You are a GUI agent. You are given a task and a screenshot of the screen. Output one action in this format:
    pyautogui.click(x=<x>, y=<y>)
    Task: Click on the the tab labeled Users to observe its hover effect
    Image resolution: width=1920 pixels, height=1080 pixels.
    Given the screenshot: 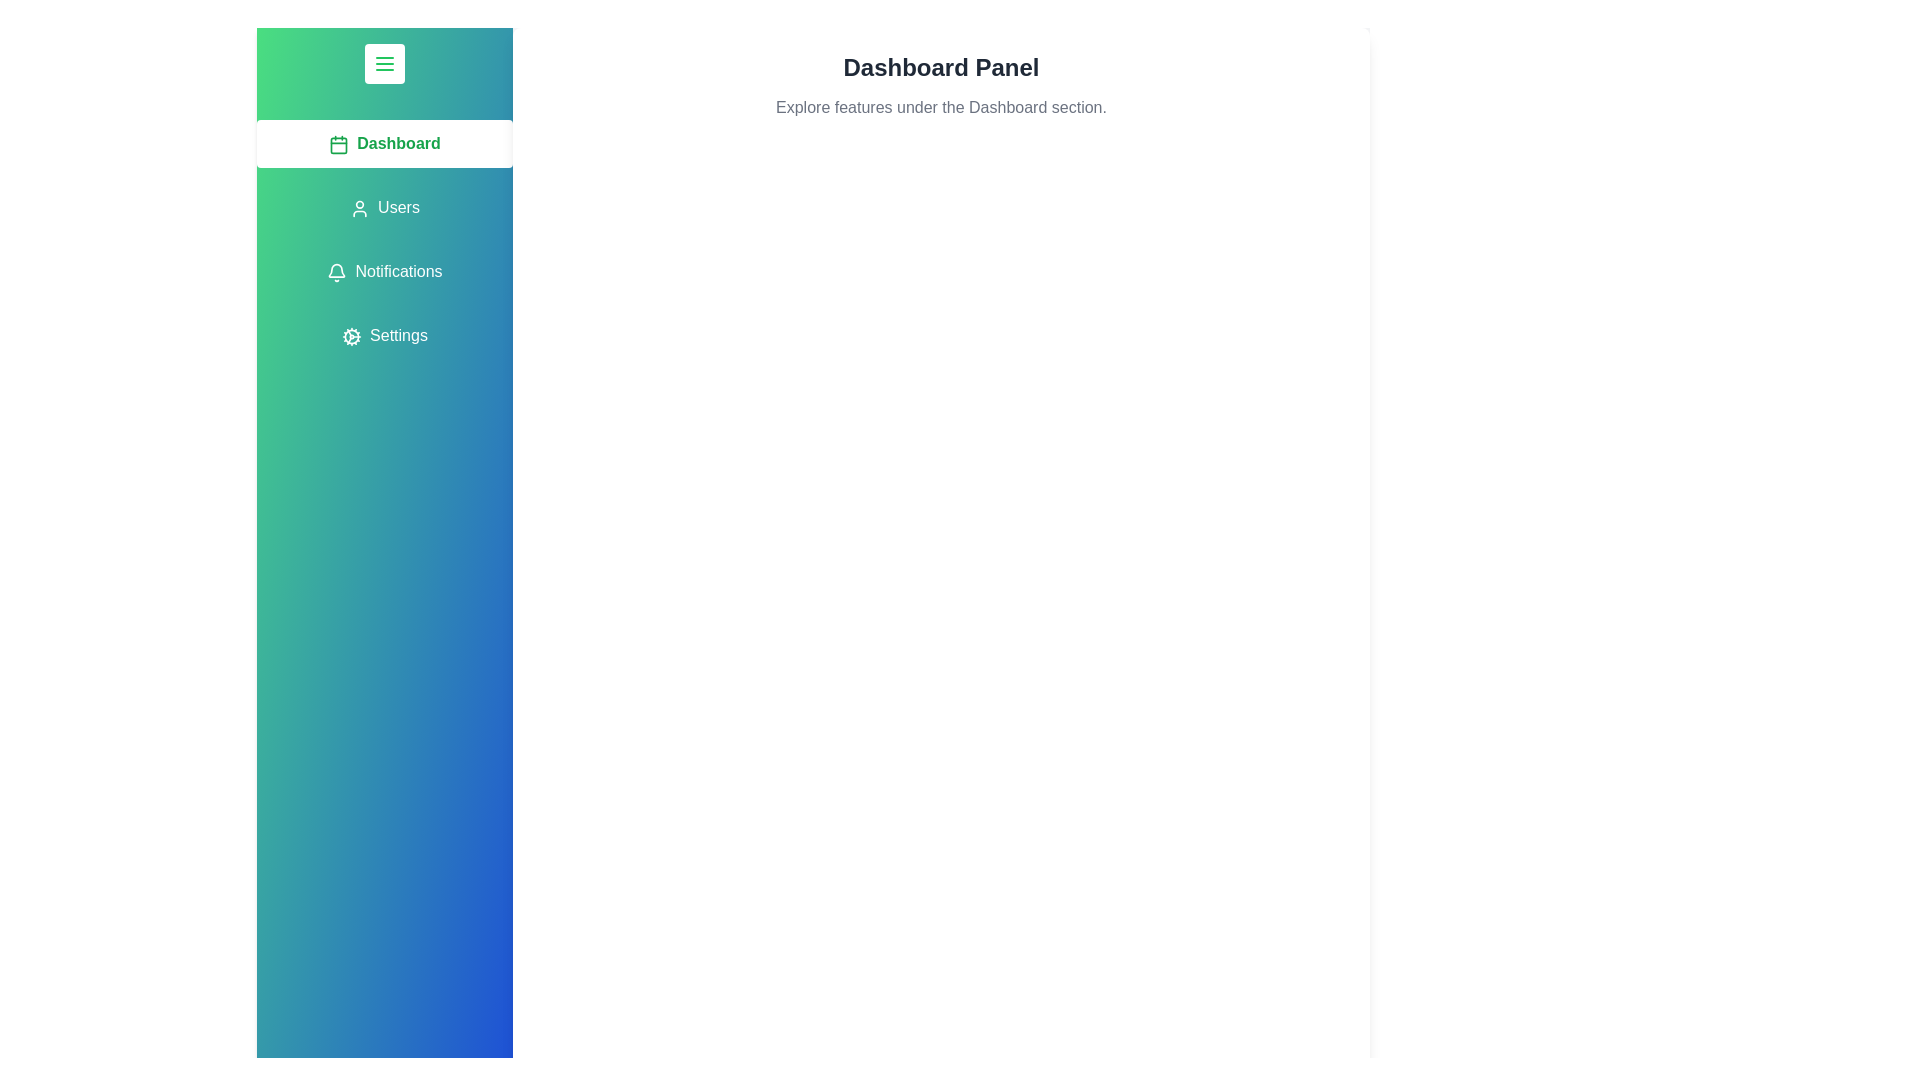 What is the action you would take?
    pyautogui.click(x=384, y=208)
    